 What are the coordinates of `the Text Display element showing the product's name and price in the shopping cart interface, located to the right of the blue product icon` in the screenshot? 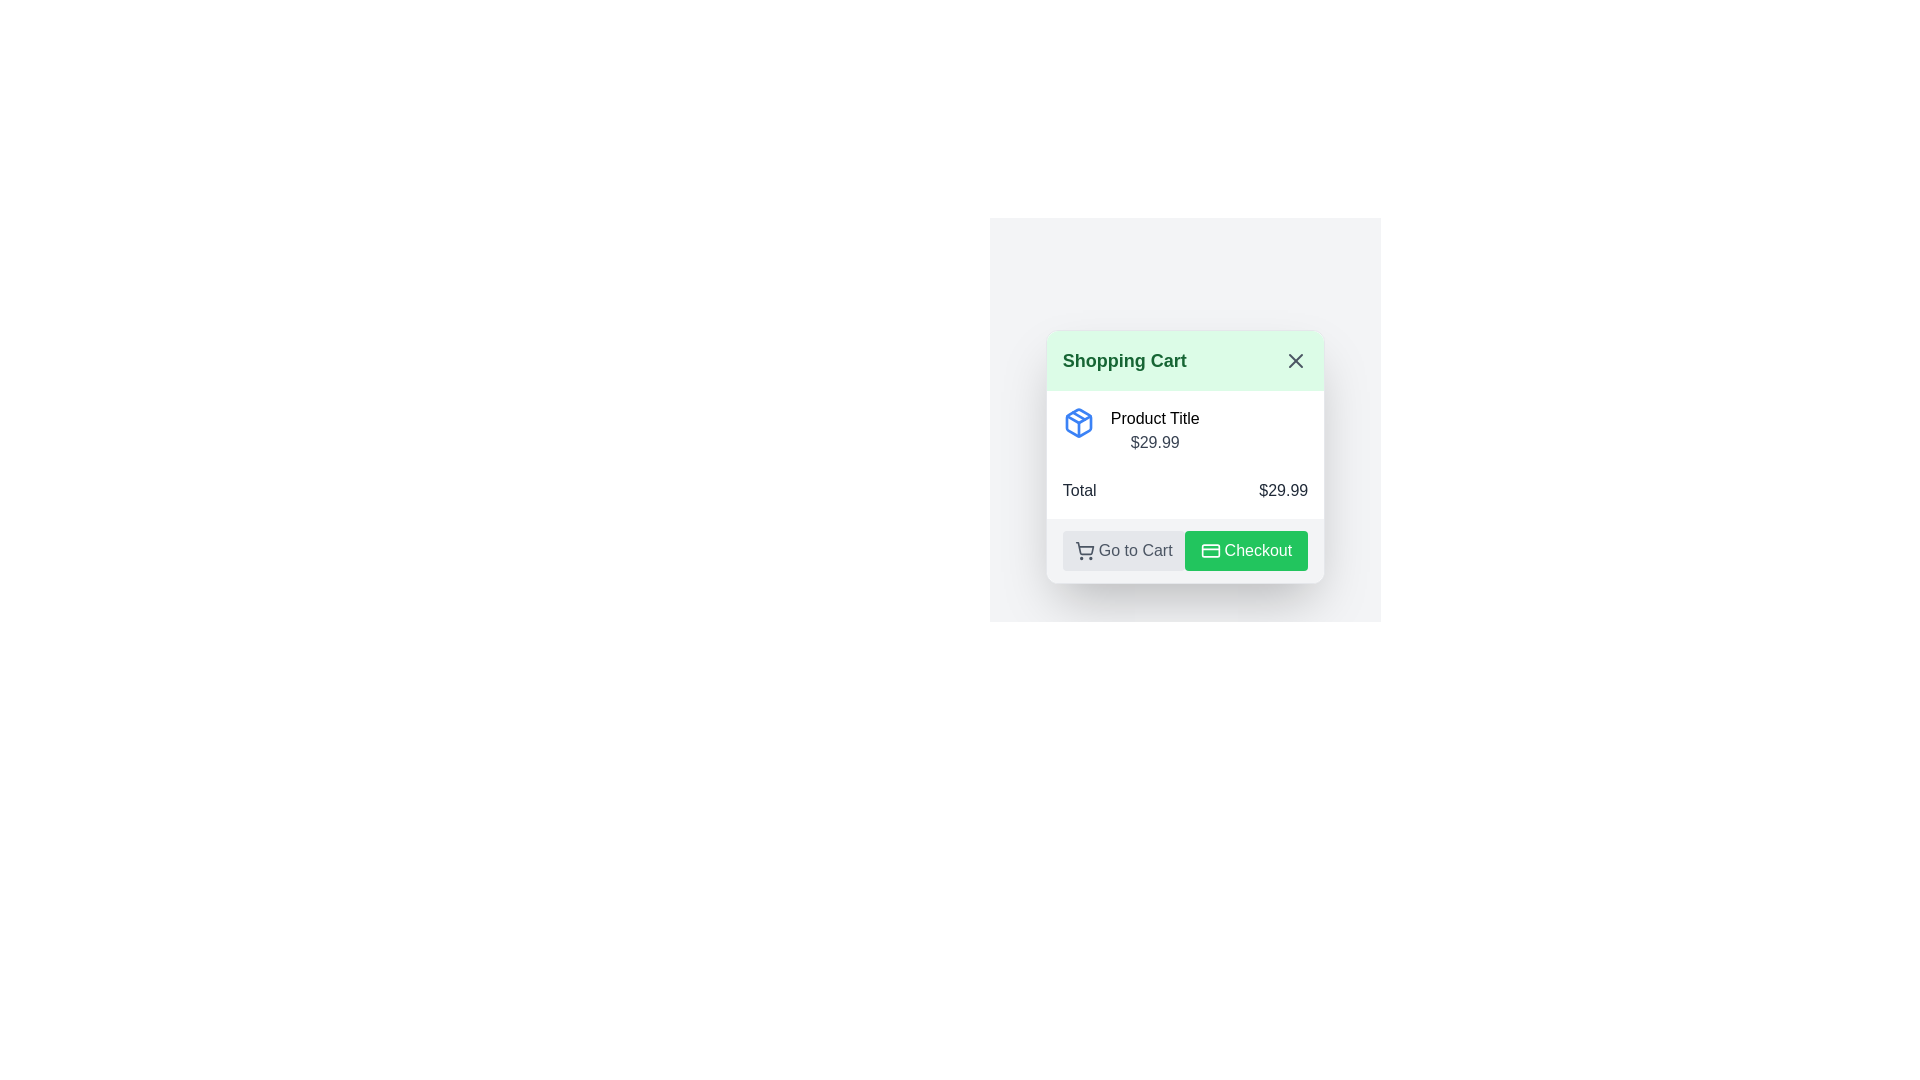 It's located at (1155, 430).